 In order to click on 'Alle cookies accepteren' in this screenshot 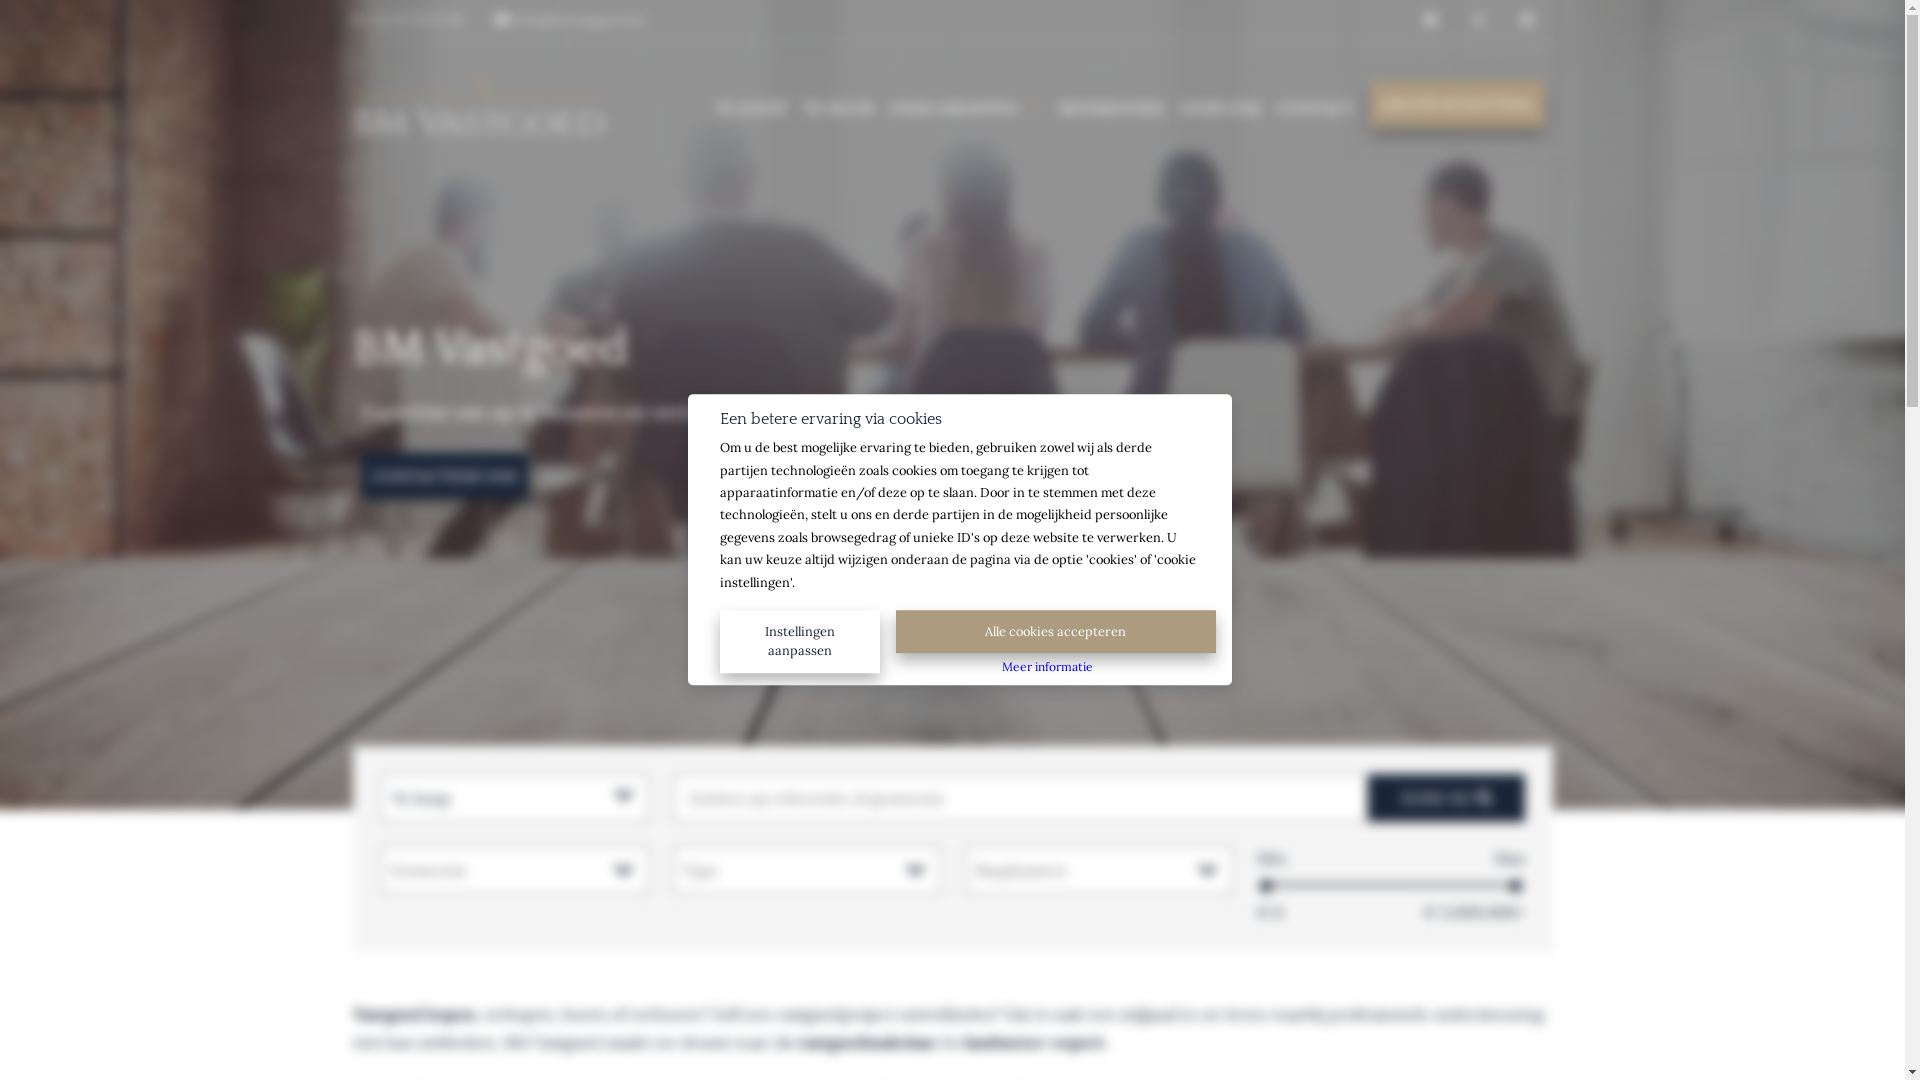, I will do `click(1055, 632)`.